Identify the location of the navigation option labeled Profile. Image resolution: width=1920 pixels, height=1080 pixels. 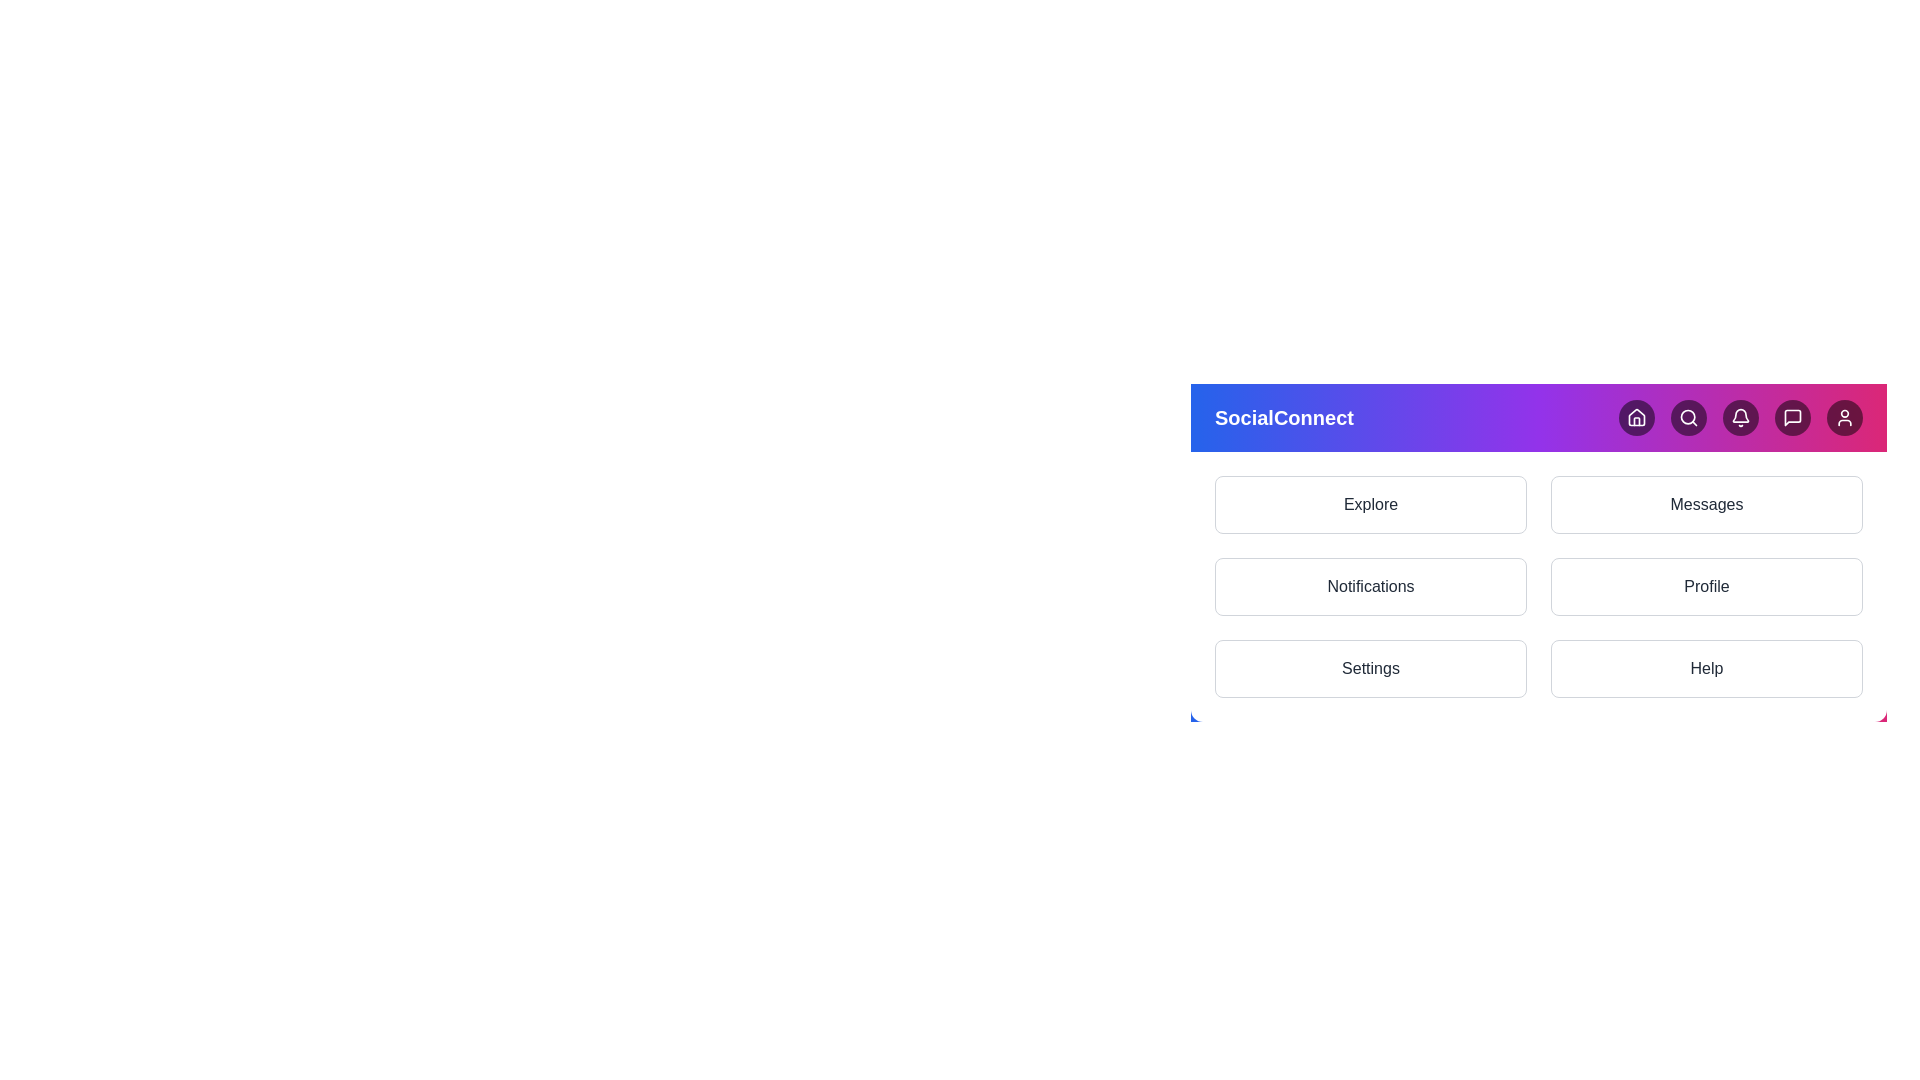
(1706, 585).